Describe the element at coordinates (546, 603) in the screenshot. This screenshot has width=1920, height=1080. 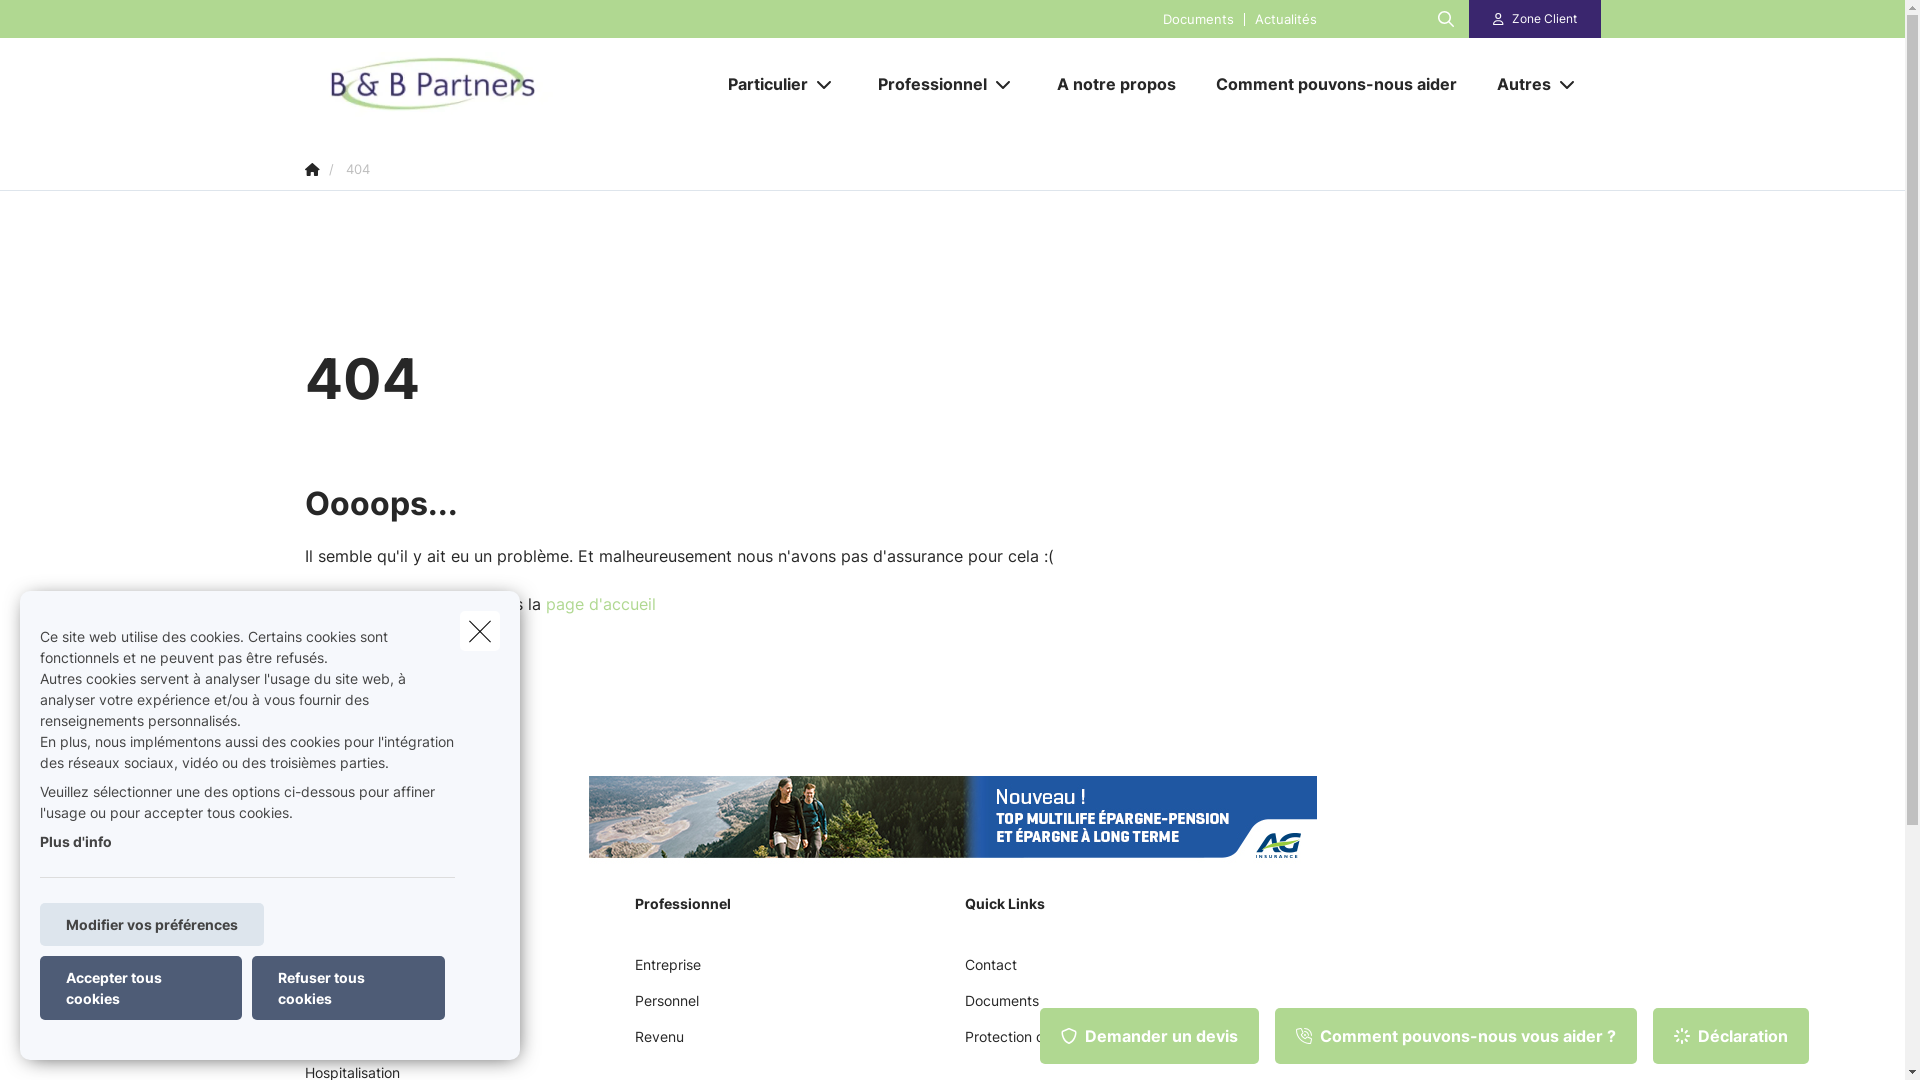
I see `'page d'accueil'` at that location.